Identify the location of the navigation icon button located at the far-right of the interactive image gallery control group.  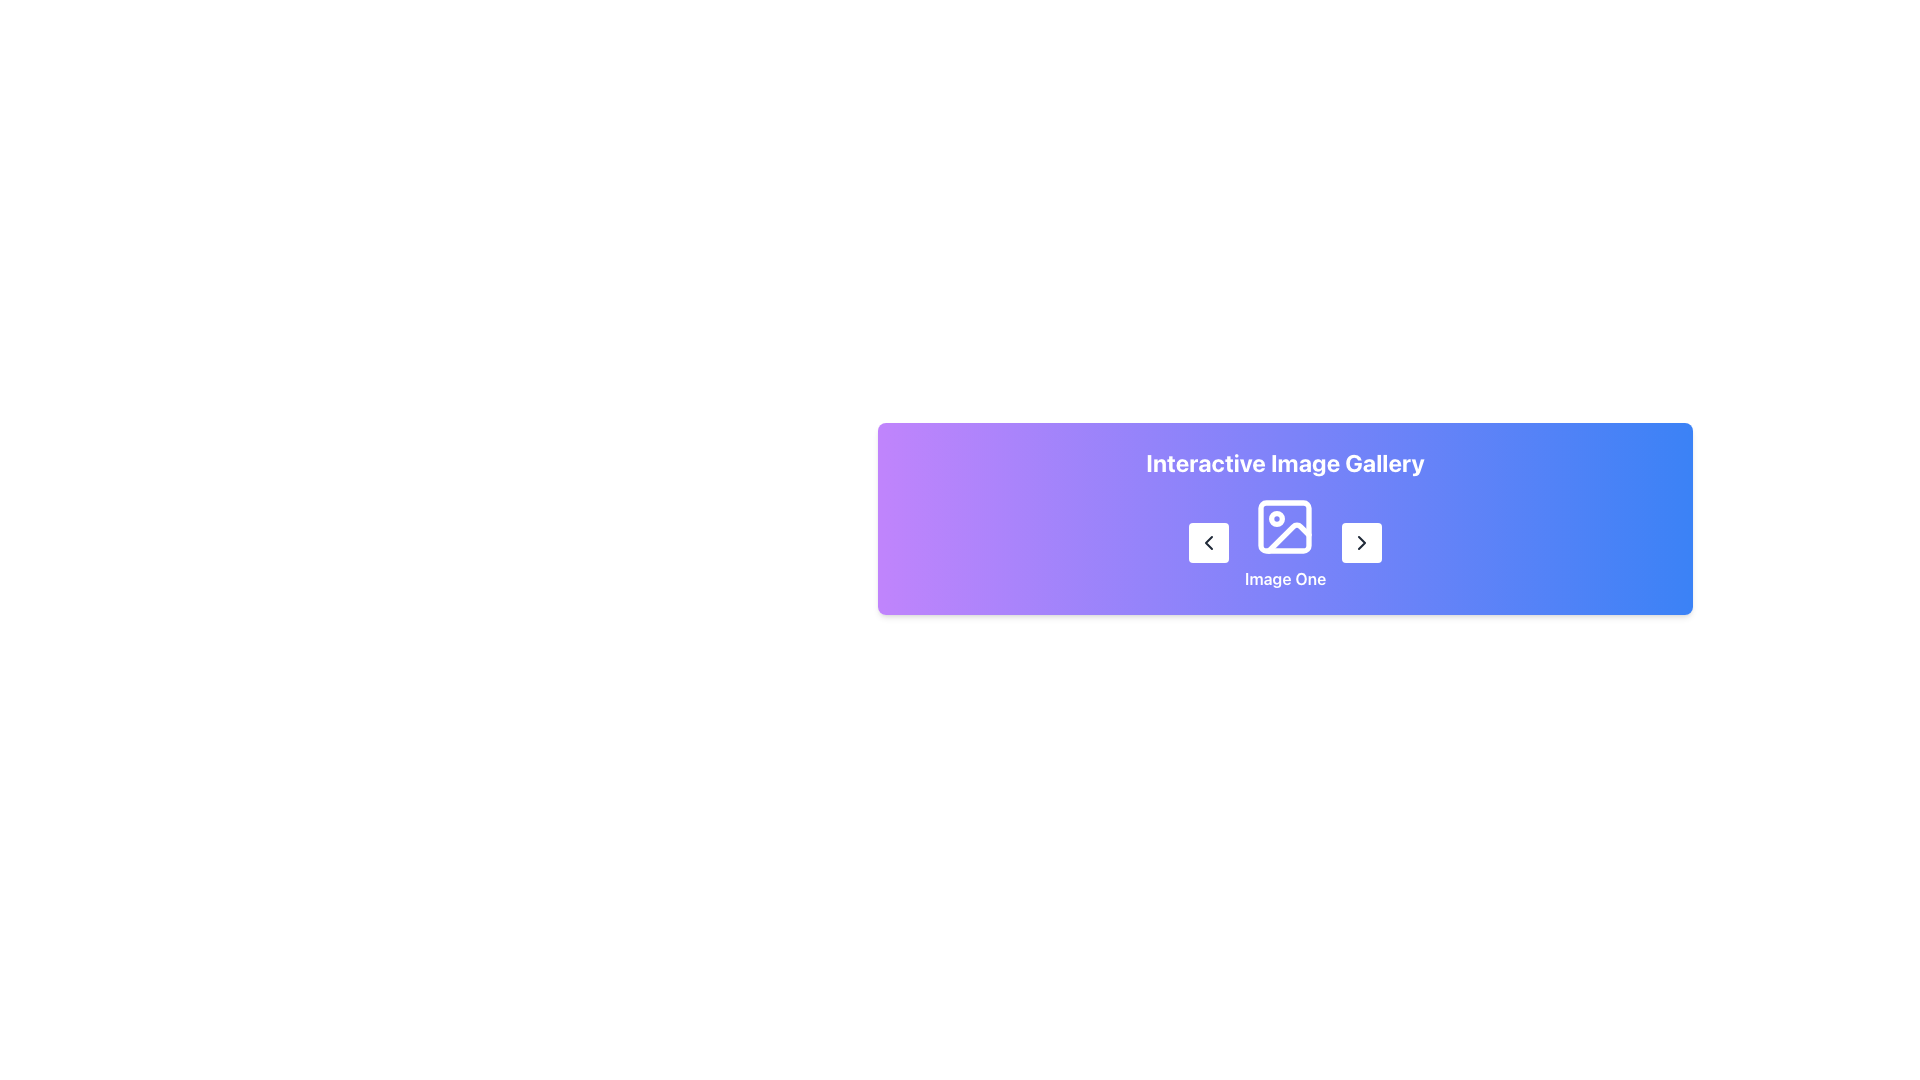
(1361, 543).